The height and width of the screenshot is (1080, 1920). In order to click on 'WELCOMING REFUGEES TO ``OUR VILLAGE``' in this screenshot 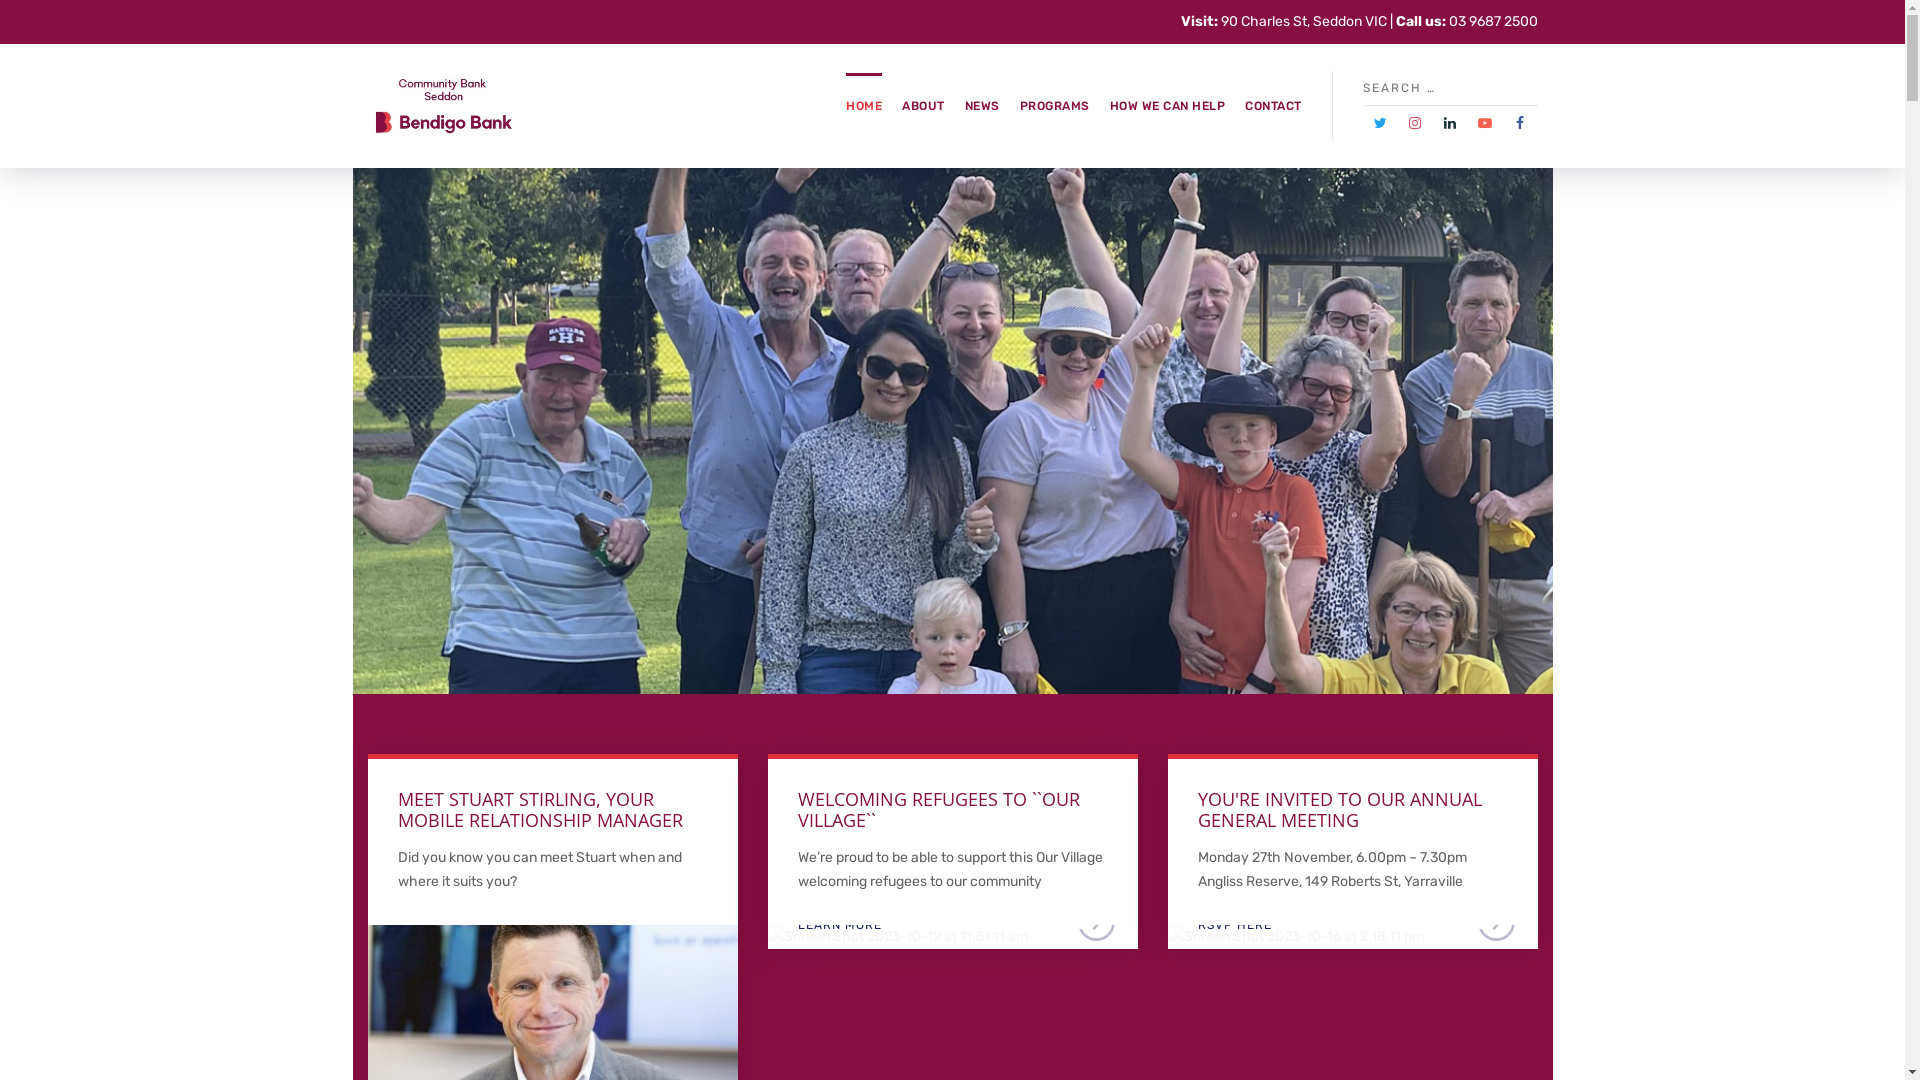, I will do `click(938, 808)`.